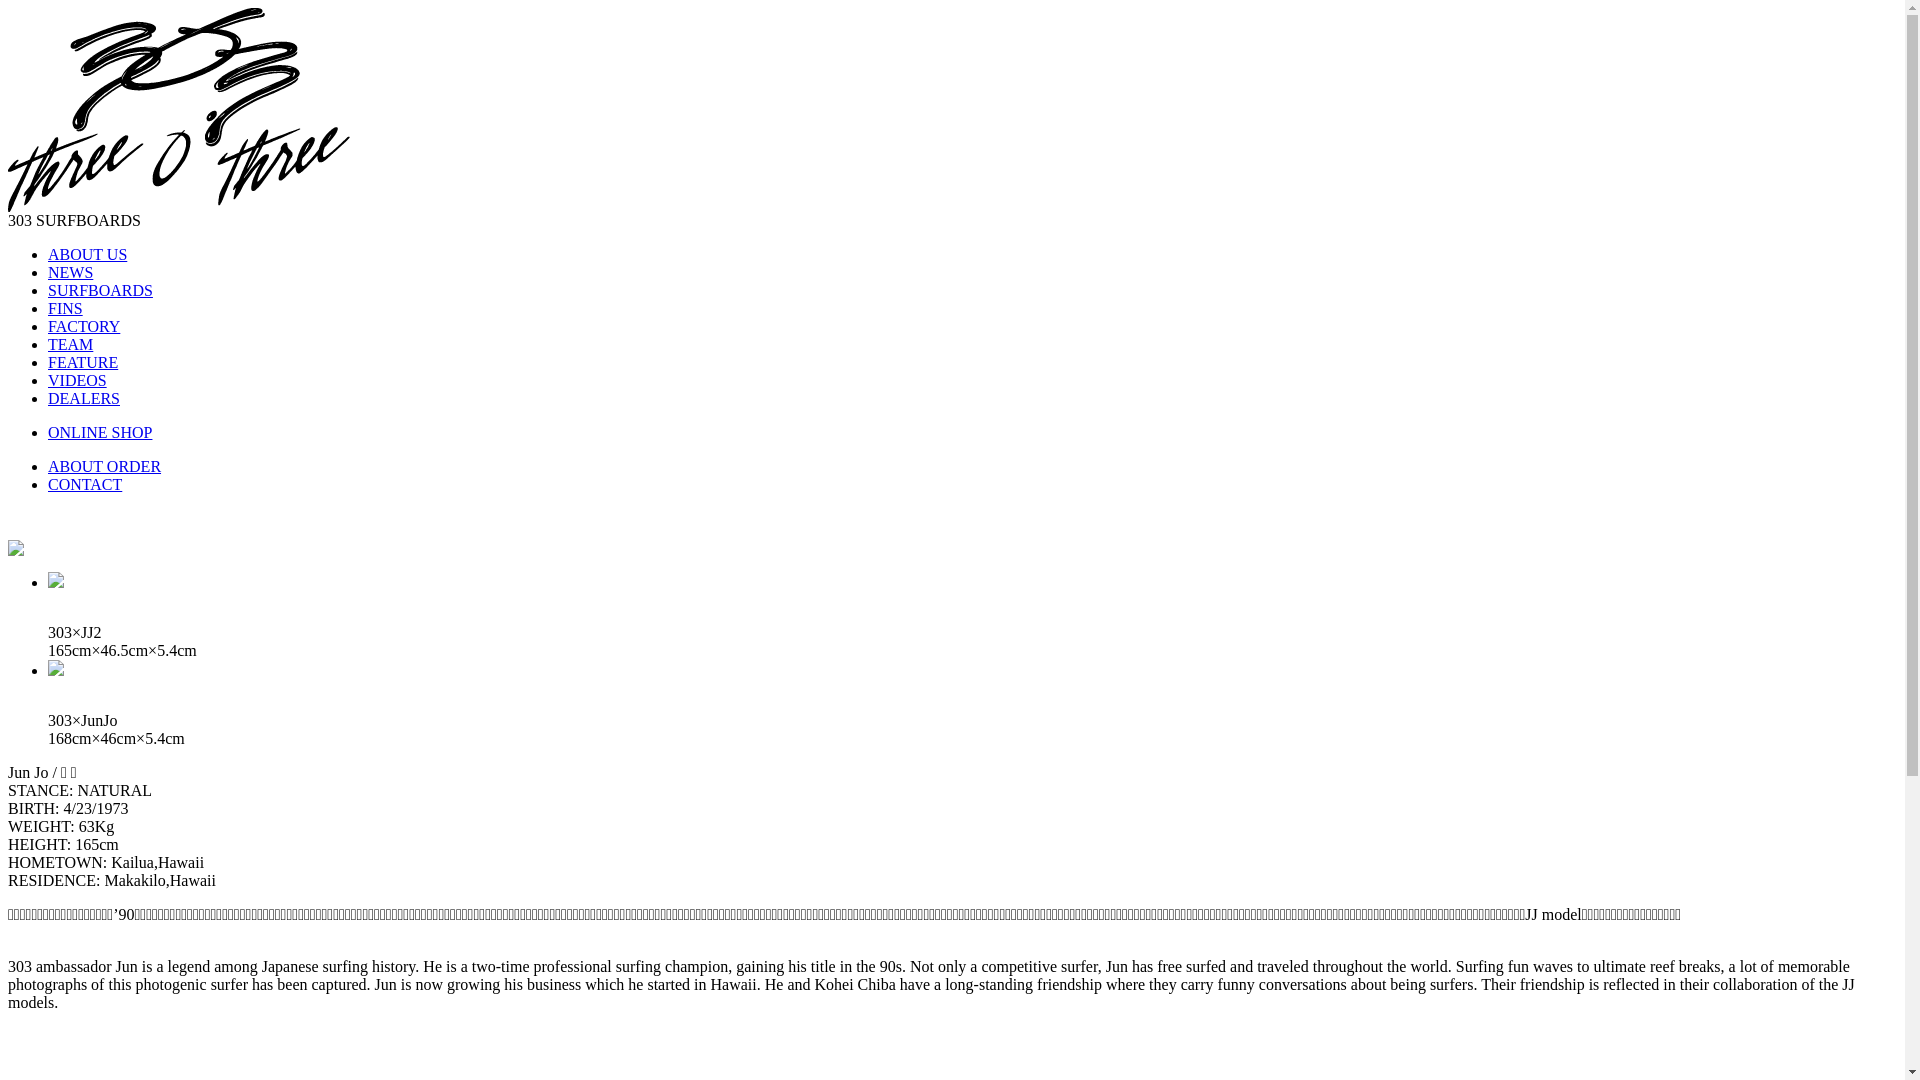  What do you see at coordinates (99, 290) in the screenshot?
I see `'SURFBOARDS'` at bounding box center [99, 290].